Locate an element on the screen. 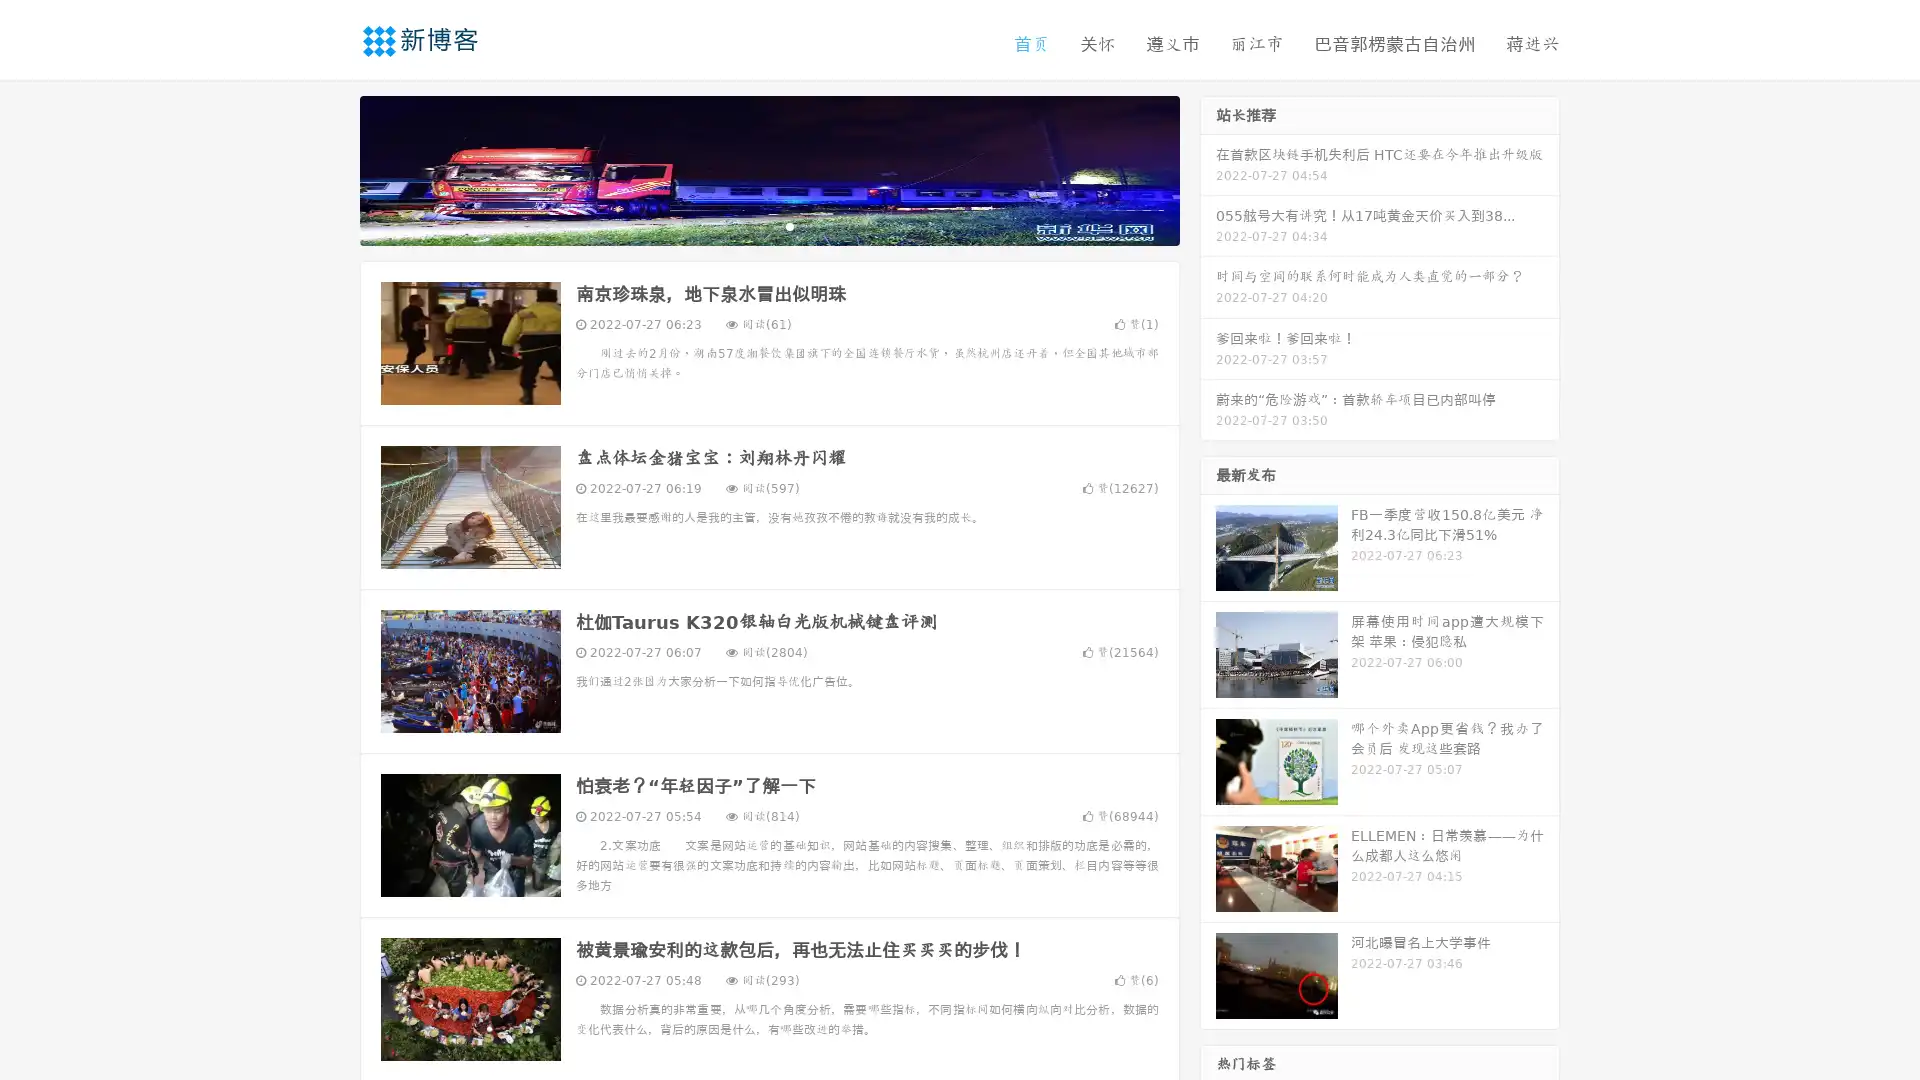 The width and height of the screenshot is (1920, 1080). Previous slide is located at coordinates (330, 168).